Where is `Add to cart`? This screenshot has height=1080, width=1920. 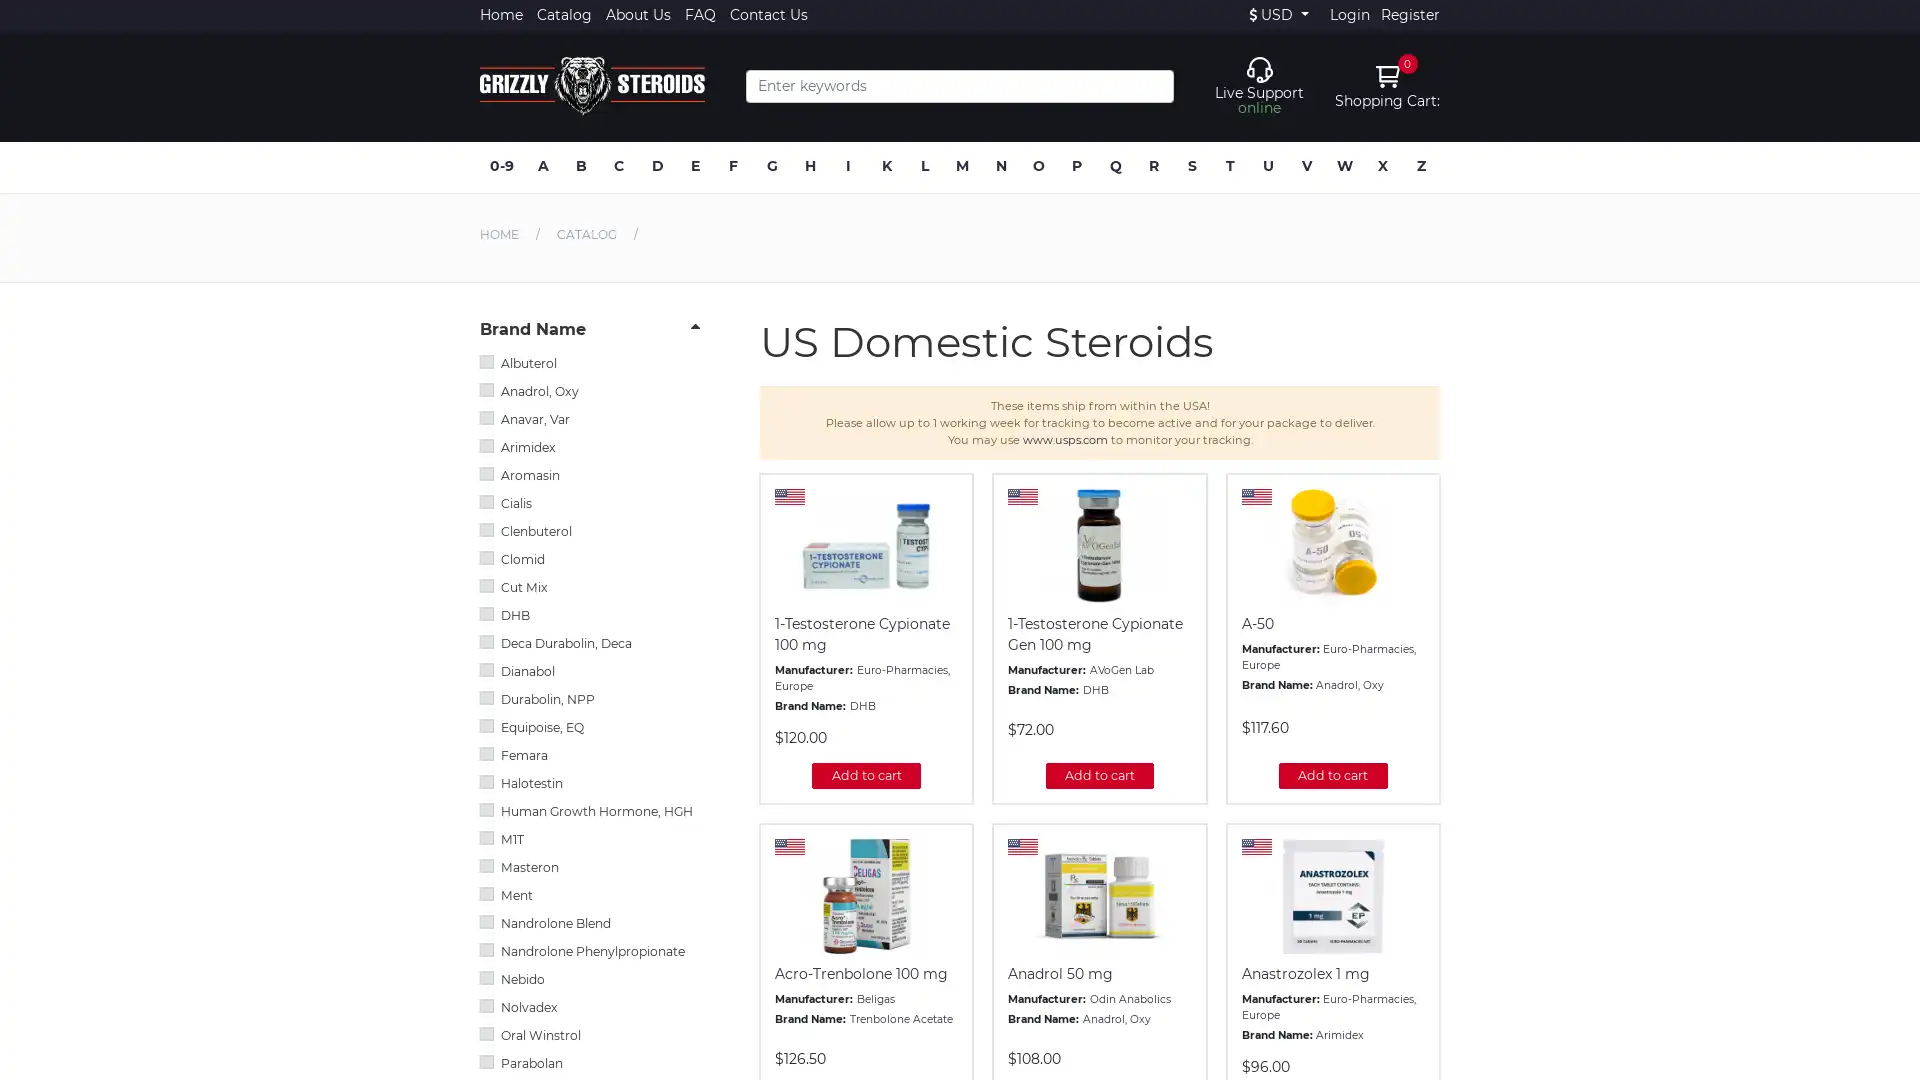
Add to cart is located at coordinates (1333, 774).